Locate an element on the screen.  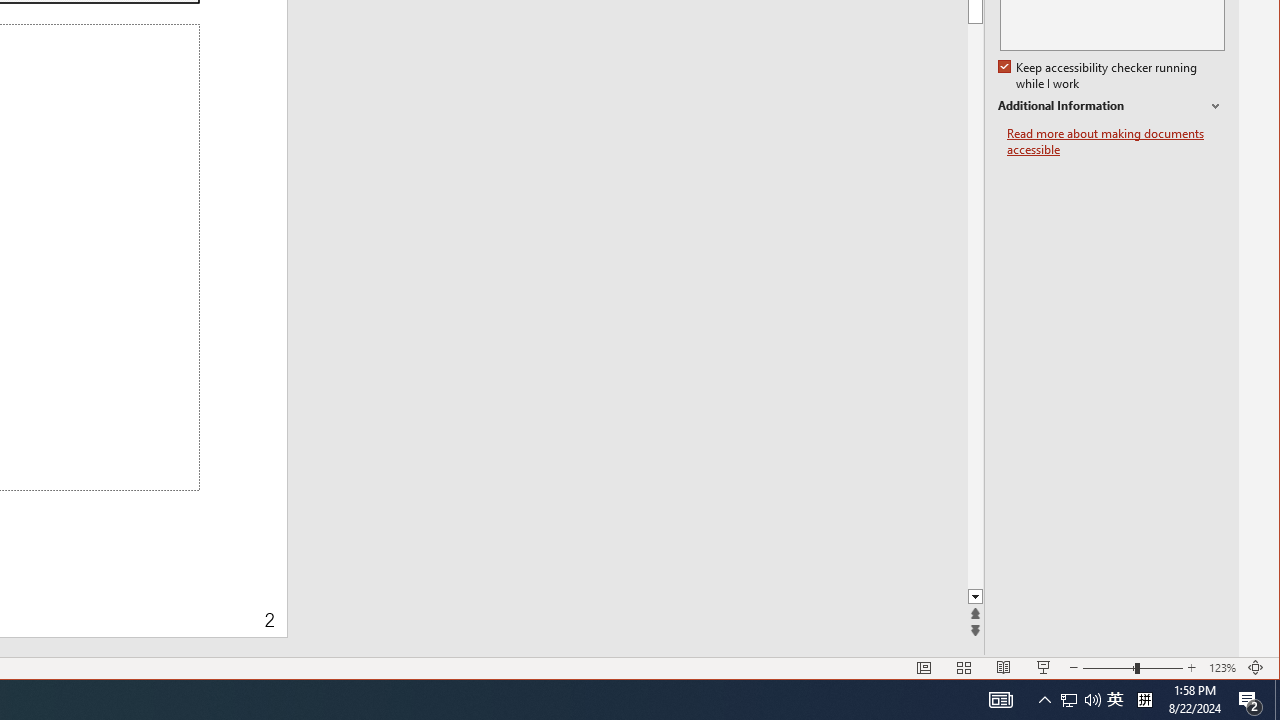
'Read more about making documents accessible' is located at coordinates (1115, 141).